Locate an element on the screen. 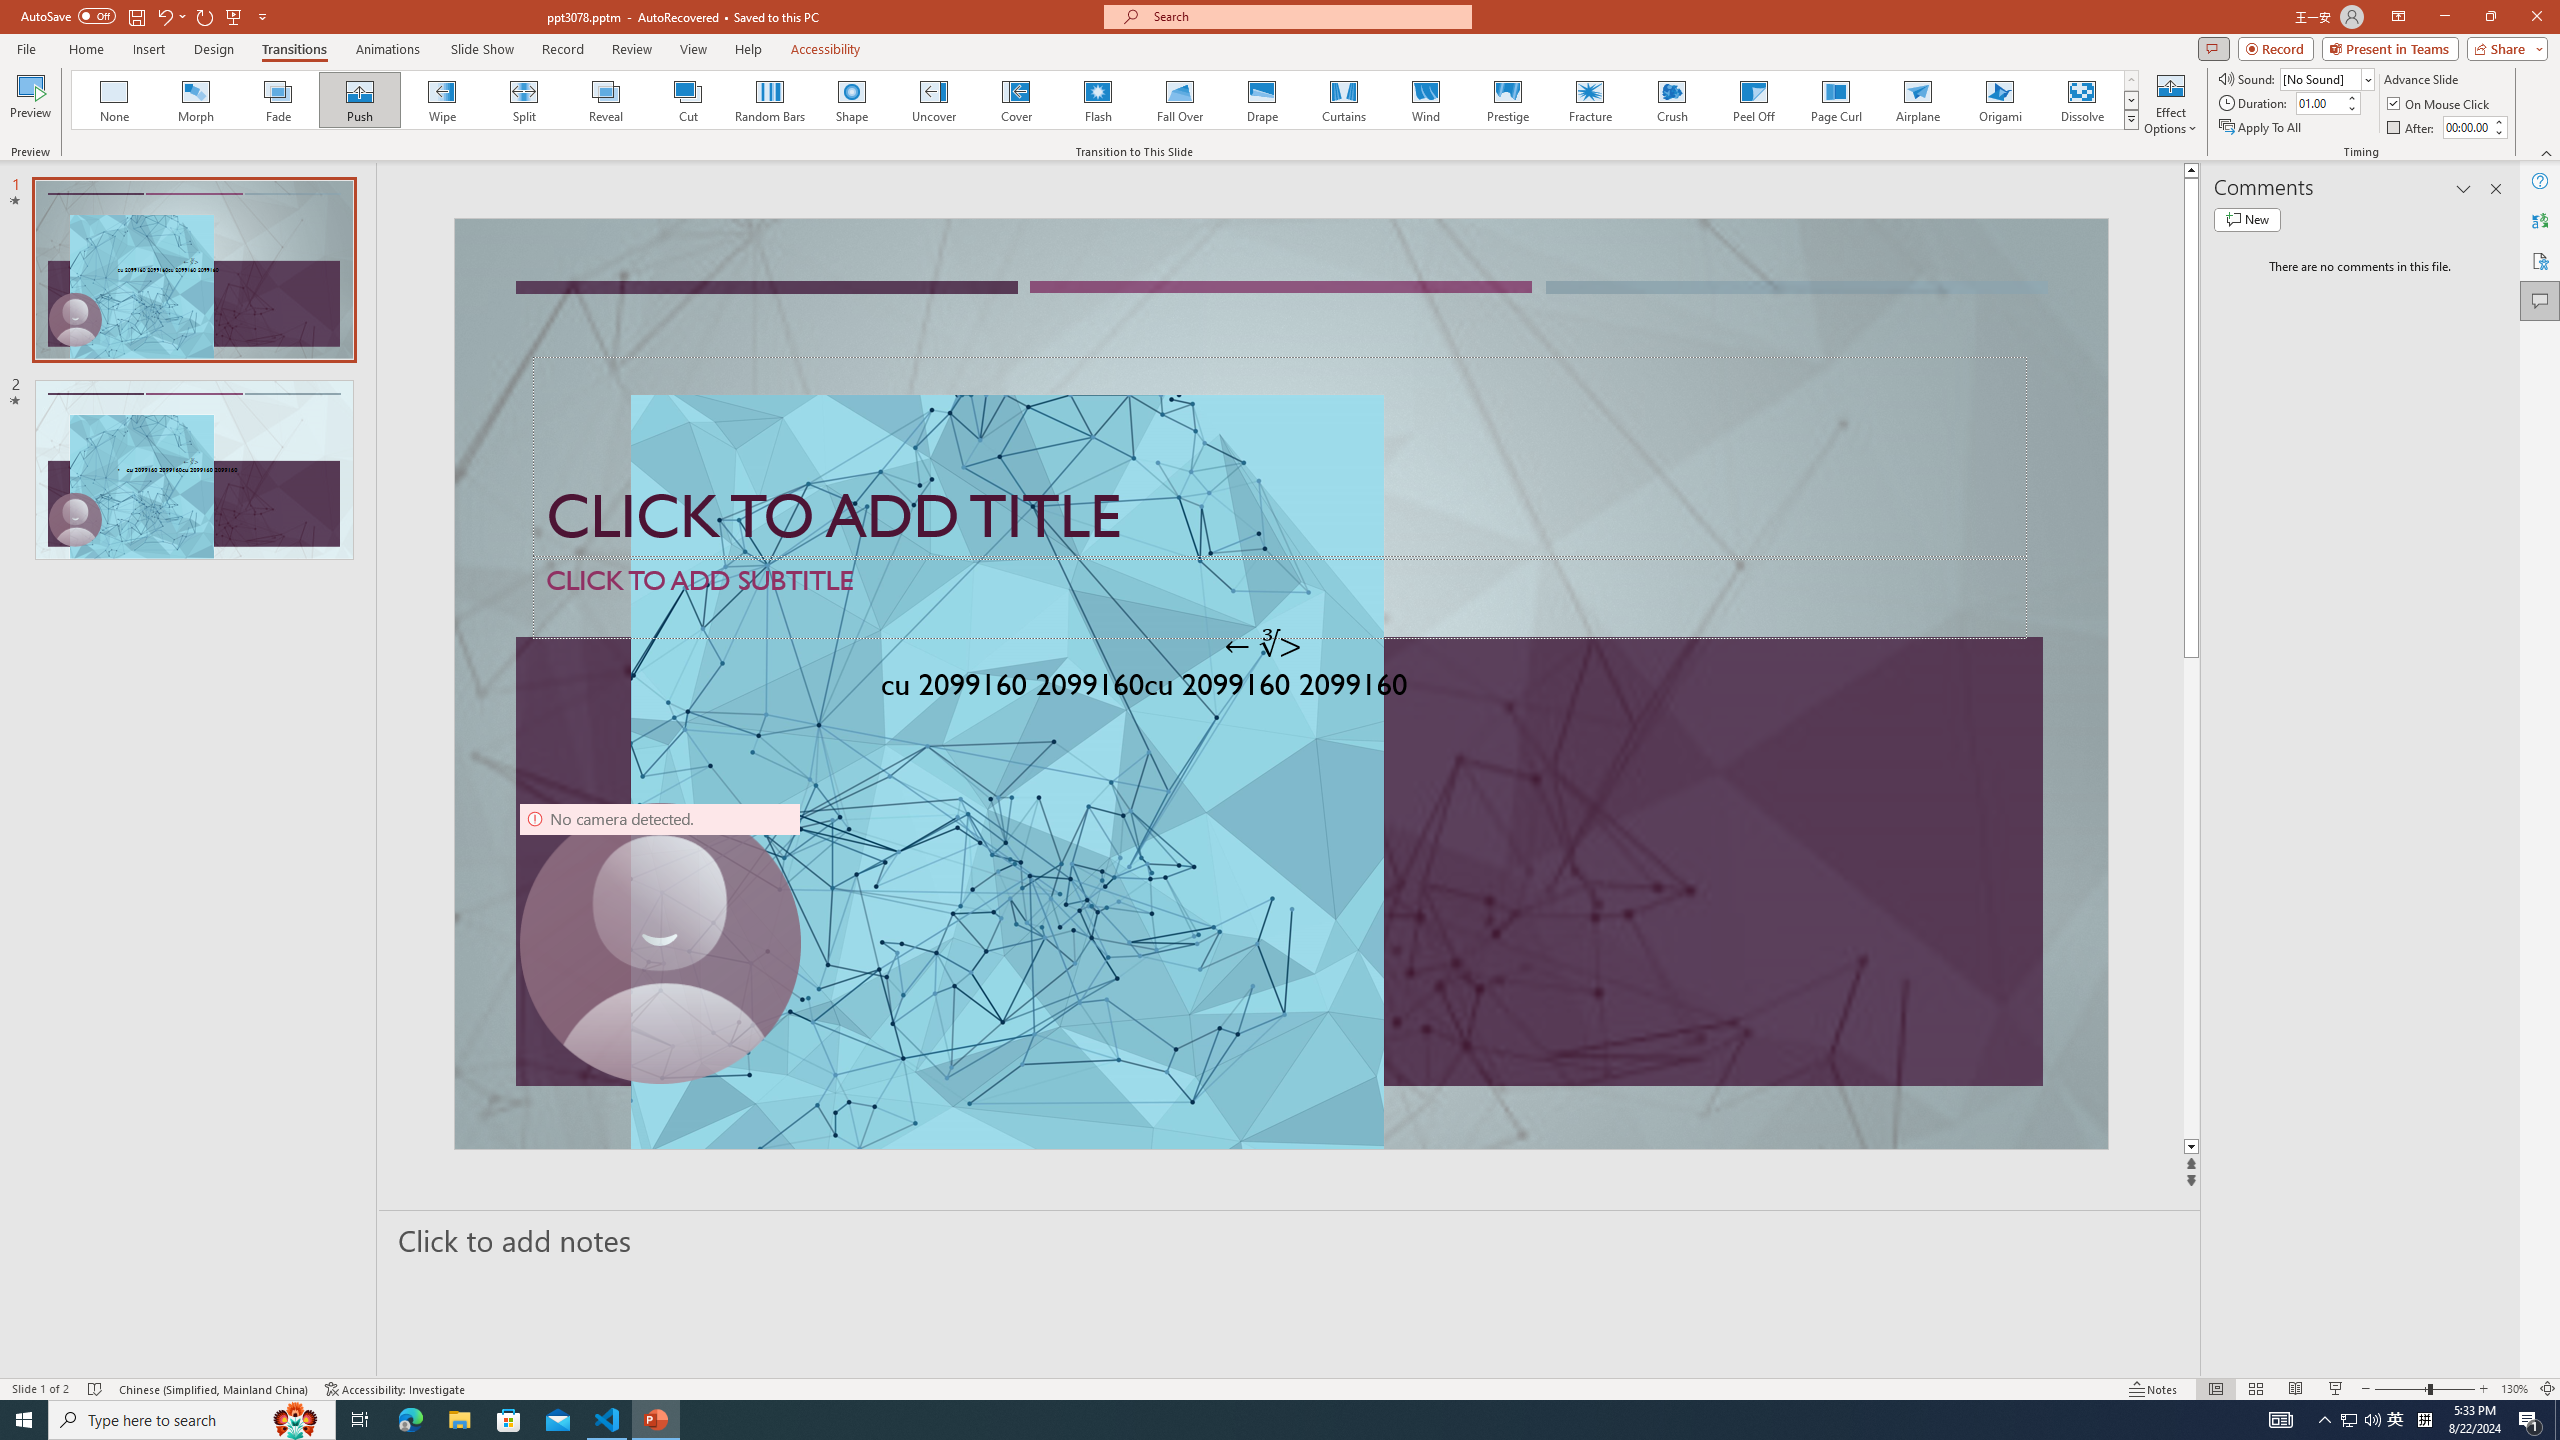 Image resolution: width=2560 pixels, height=1440 pixels. 'Zoom 130%' is located at coordinates (2515, 1389).